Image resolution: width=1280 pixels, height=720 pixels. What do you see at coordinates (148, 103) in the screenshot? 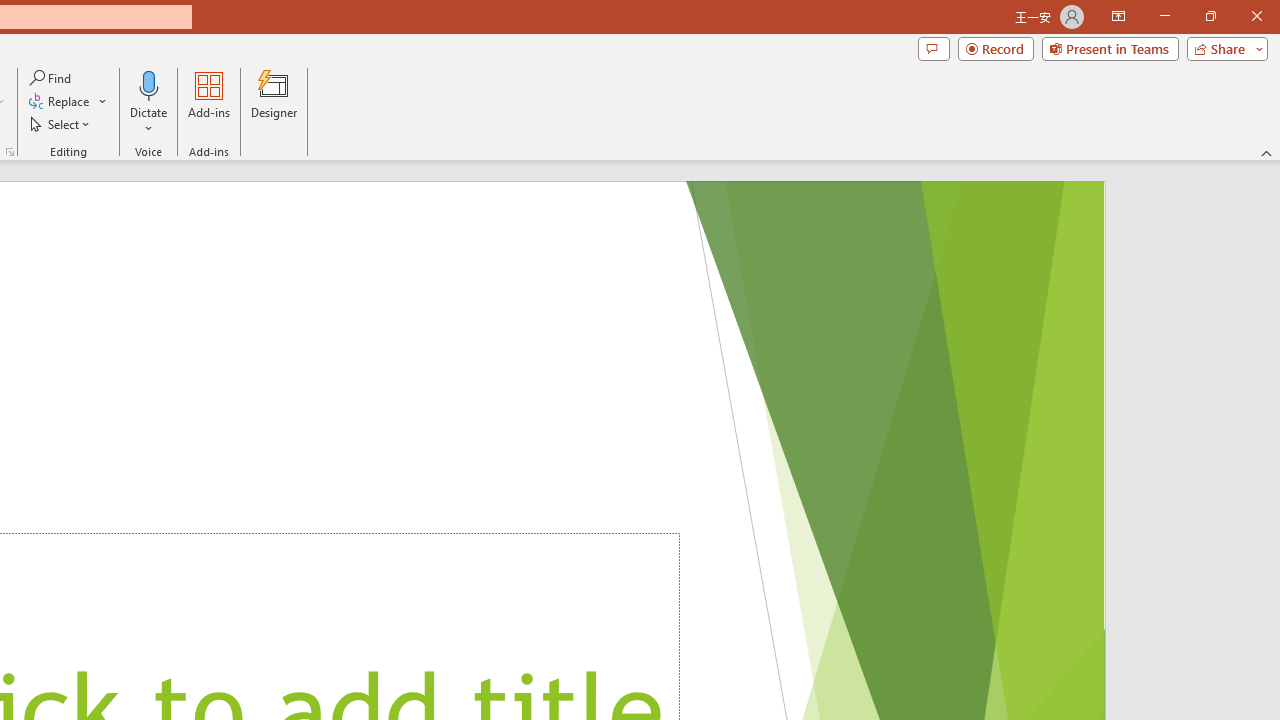
I see `'Dictate'` at bounding box center [148, 103].